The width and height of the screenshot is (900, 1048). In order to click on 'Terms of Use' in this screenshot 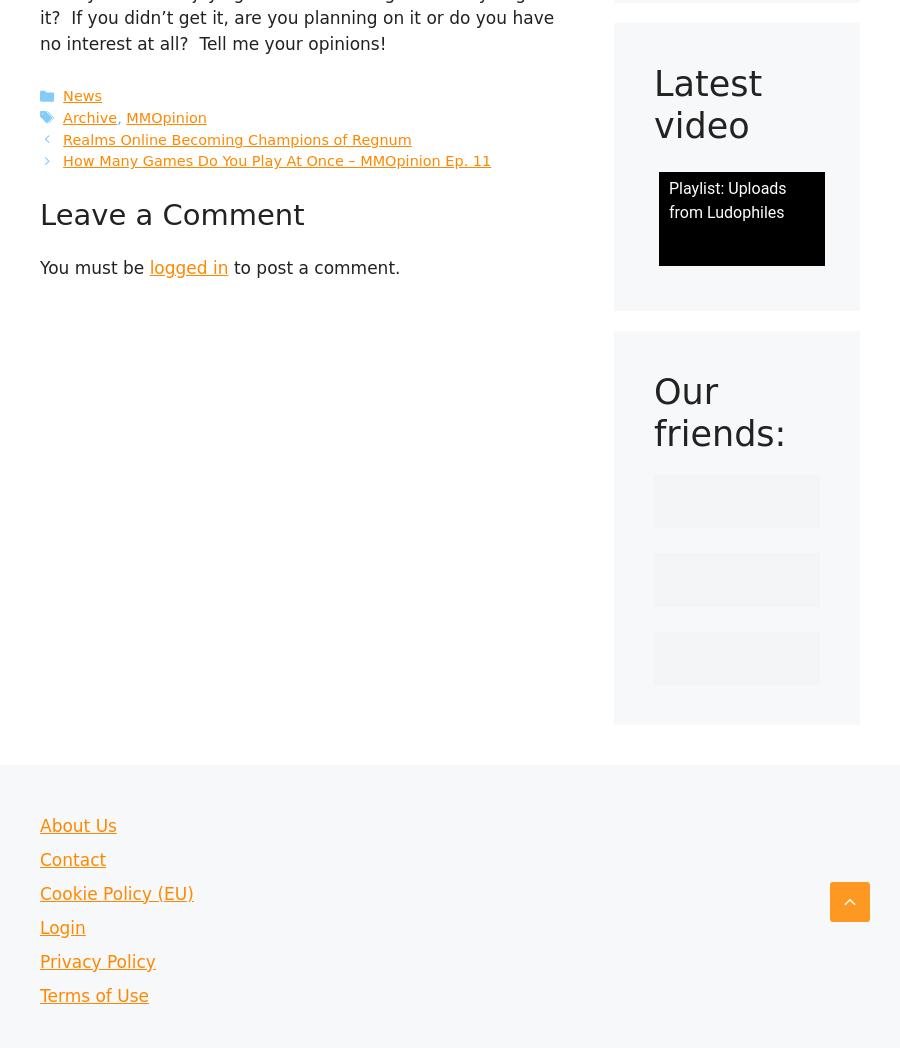, I will do `click(38, 993)`.